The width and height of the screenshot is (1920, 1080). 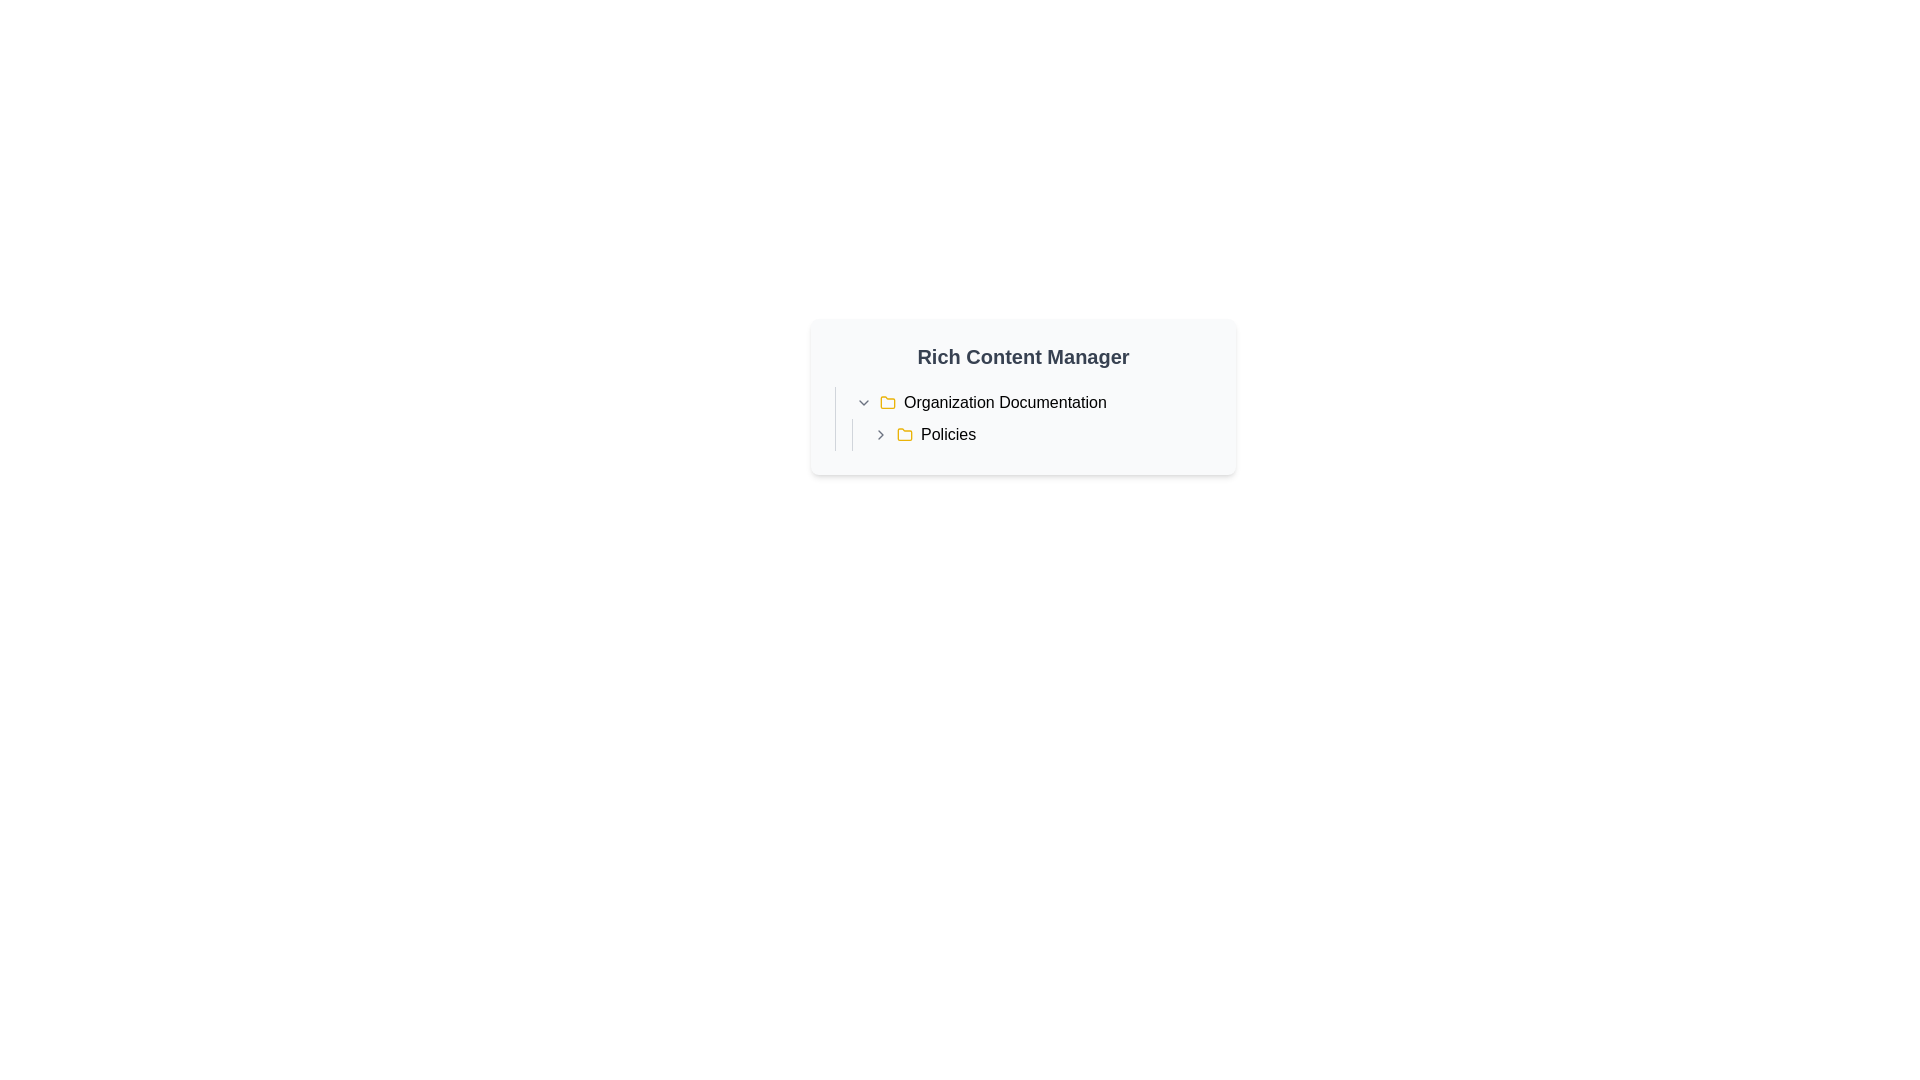 I want to click on the folder icon located to the left of the text 'Organization Documentation', so click(x=887, y=402).